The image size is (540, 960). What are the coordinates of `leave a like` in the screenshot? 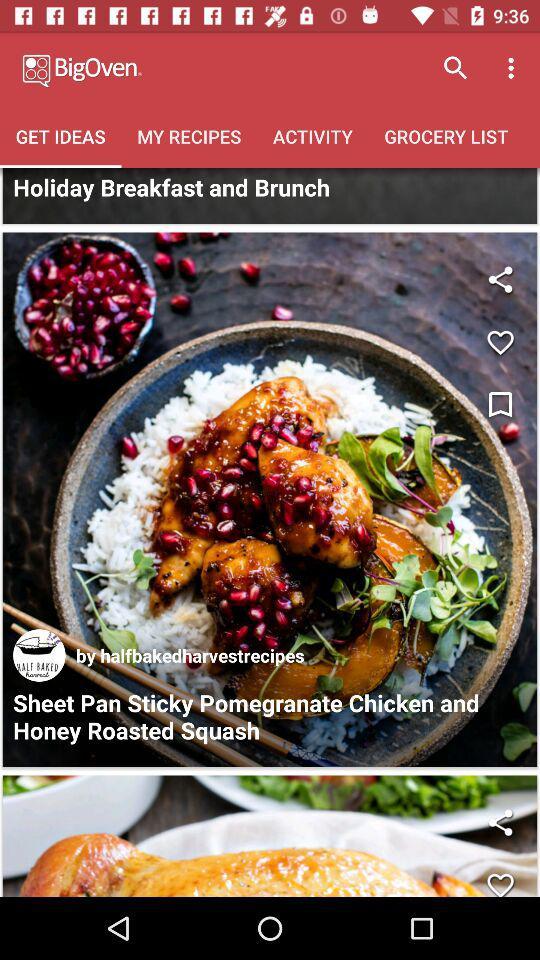 It's located at (499, 342).